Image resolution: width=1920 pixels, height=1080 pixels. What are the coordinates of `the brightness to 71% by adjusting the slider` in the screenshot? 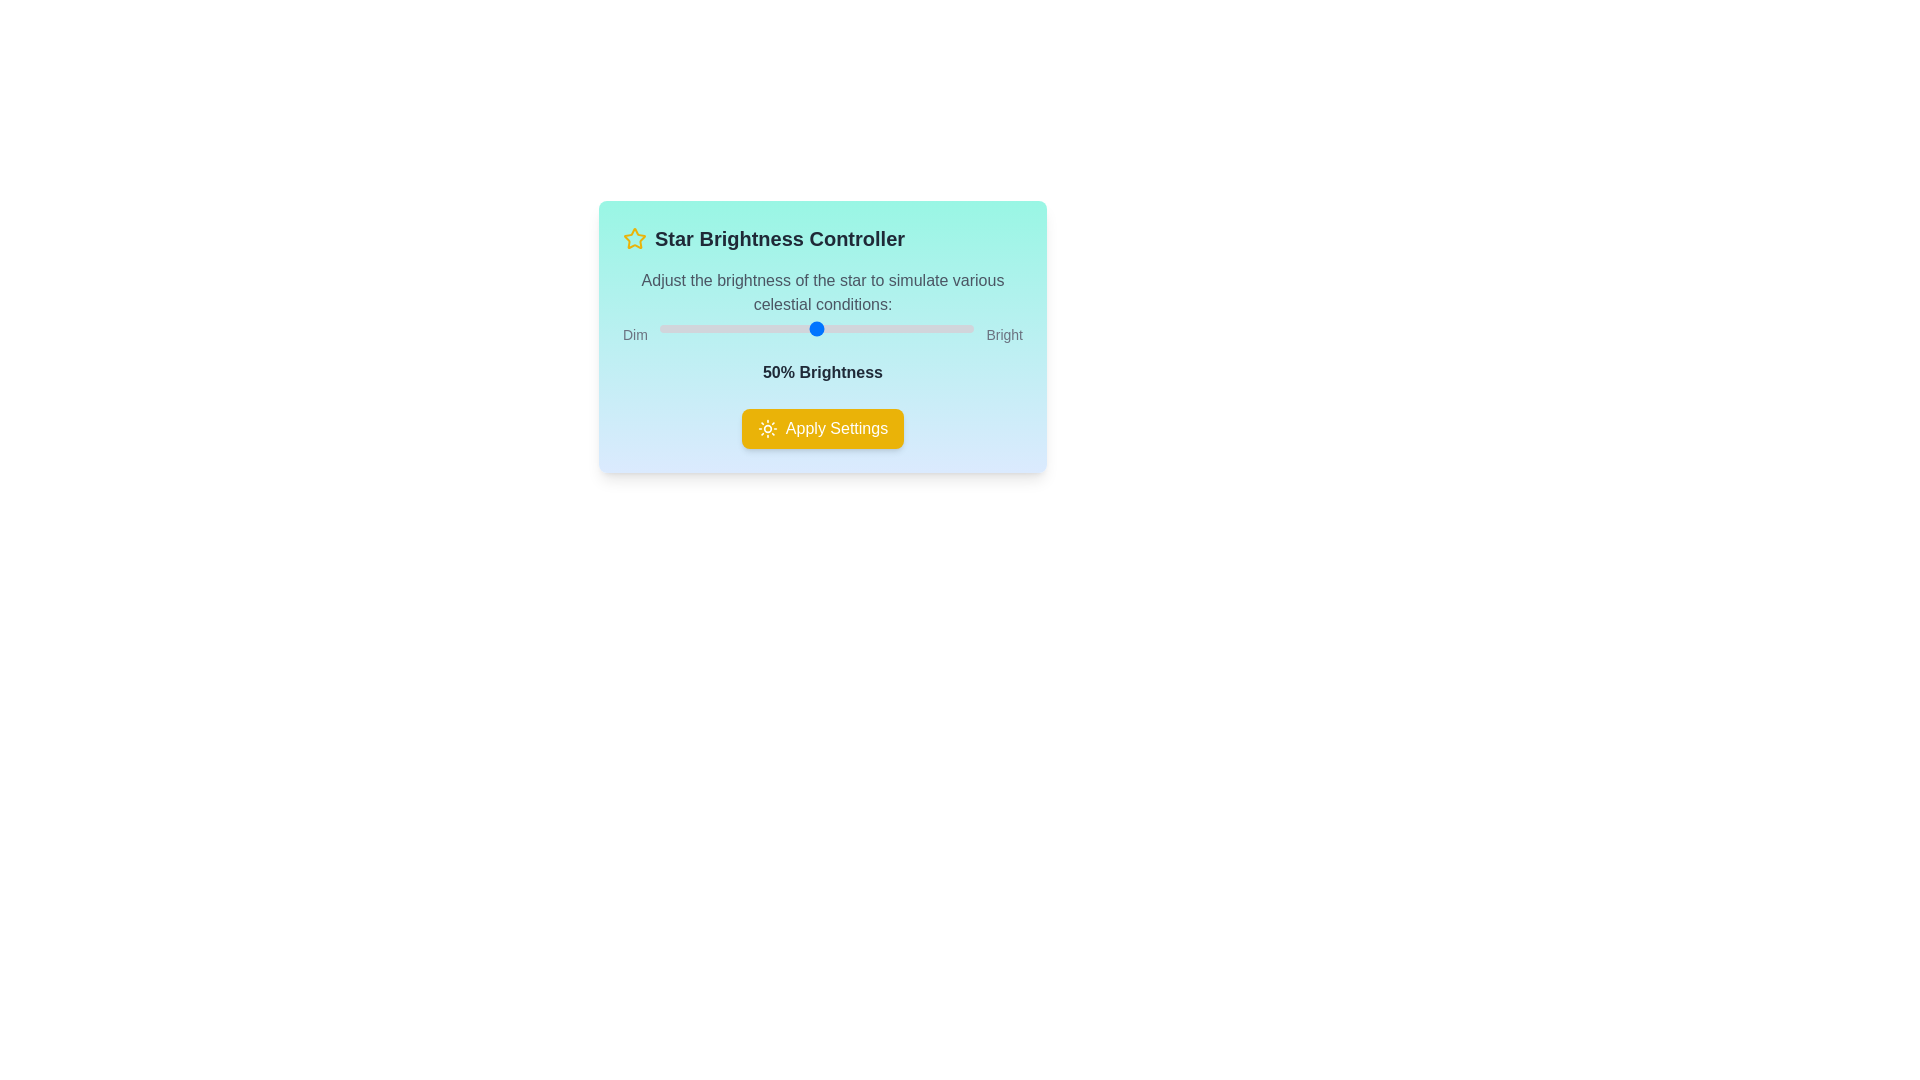 It's located at (882, 327).